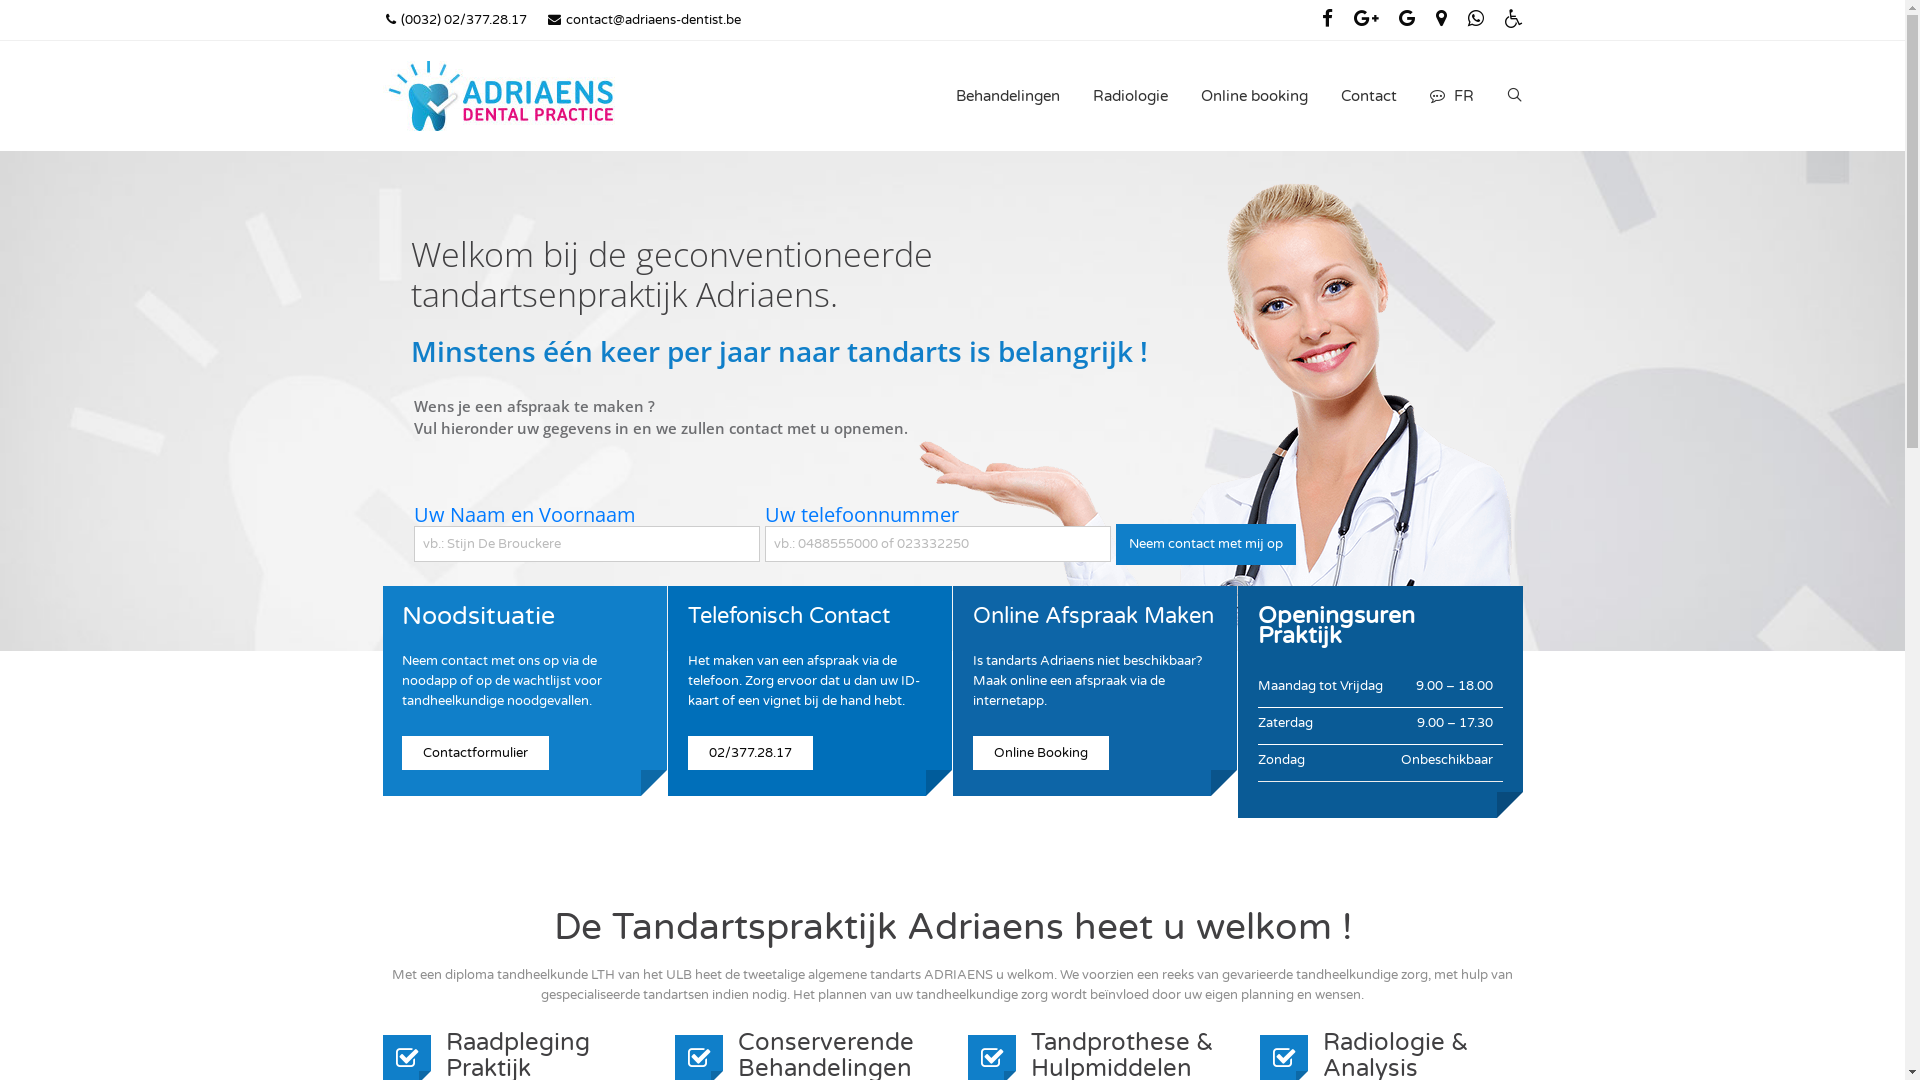  What do you see at coordinates (1093, 615) in the screenshot?
I see `'Online Afspraak Maken'` at bounding box center [1093, 615].